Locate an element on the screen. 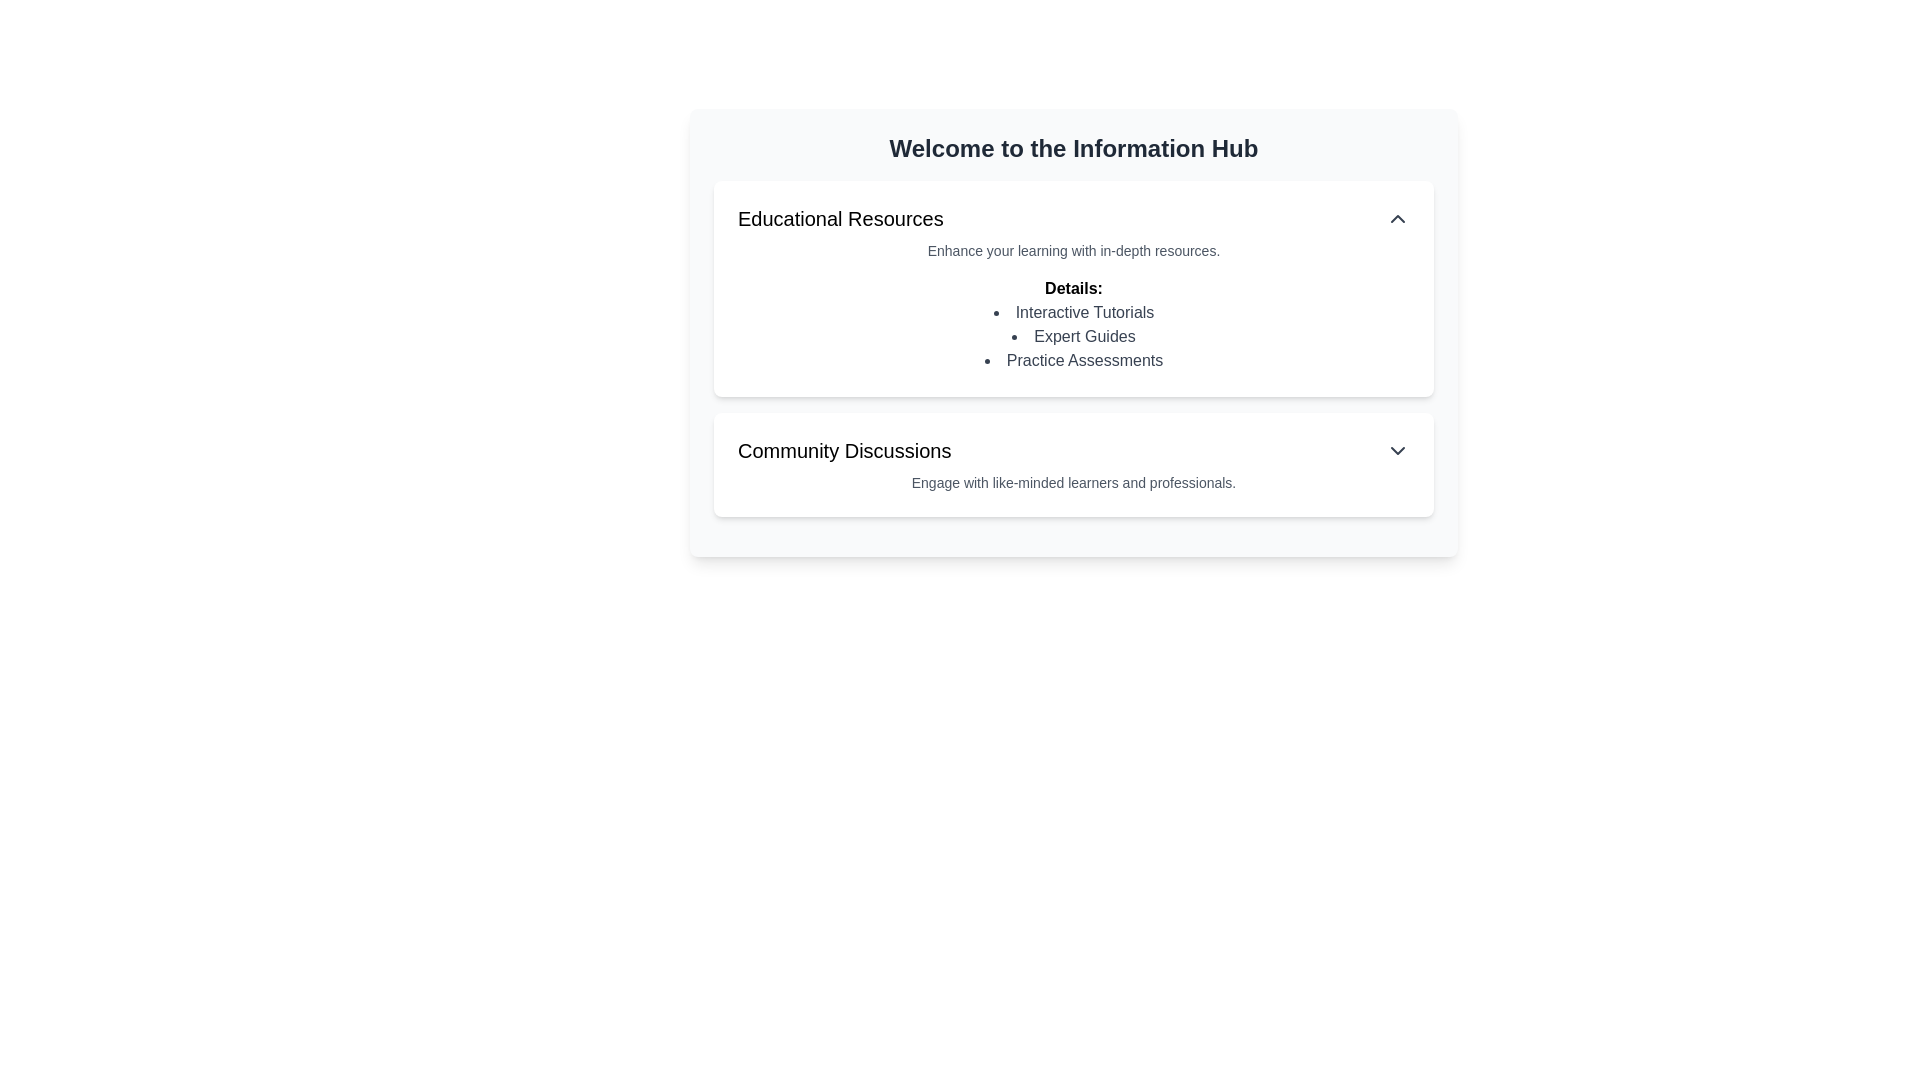 The height and width of the screenshot is (1080, 1920). the Text Label that serves as the title for the list of items in the 'Educational Resources' panel, located under the 'Welcome to the Information Hub' header is located at coordinates (1073, 289).